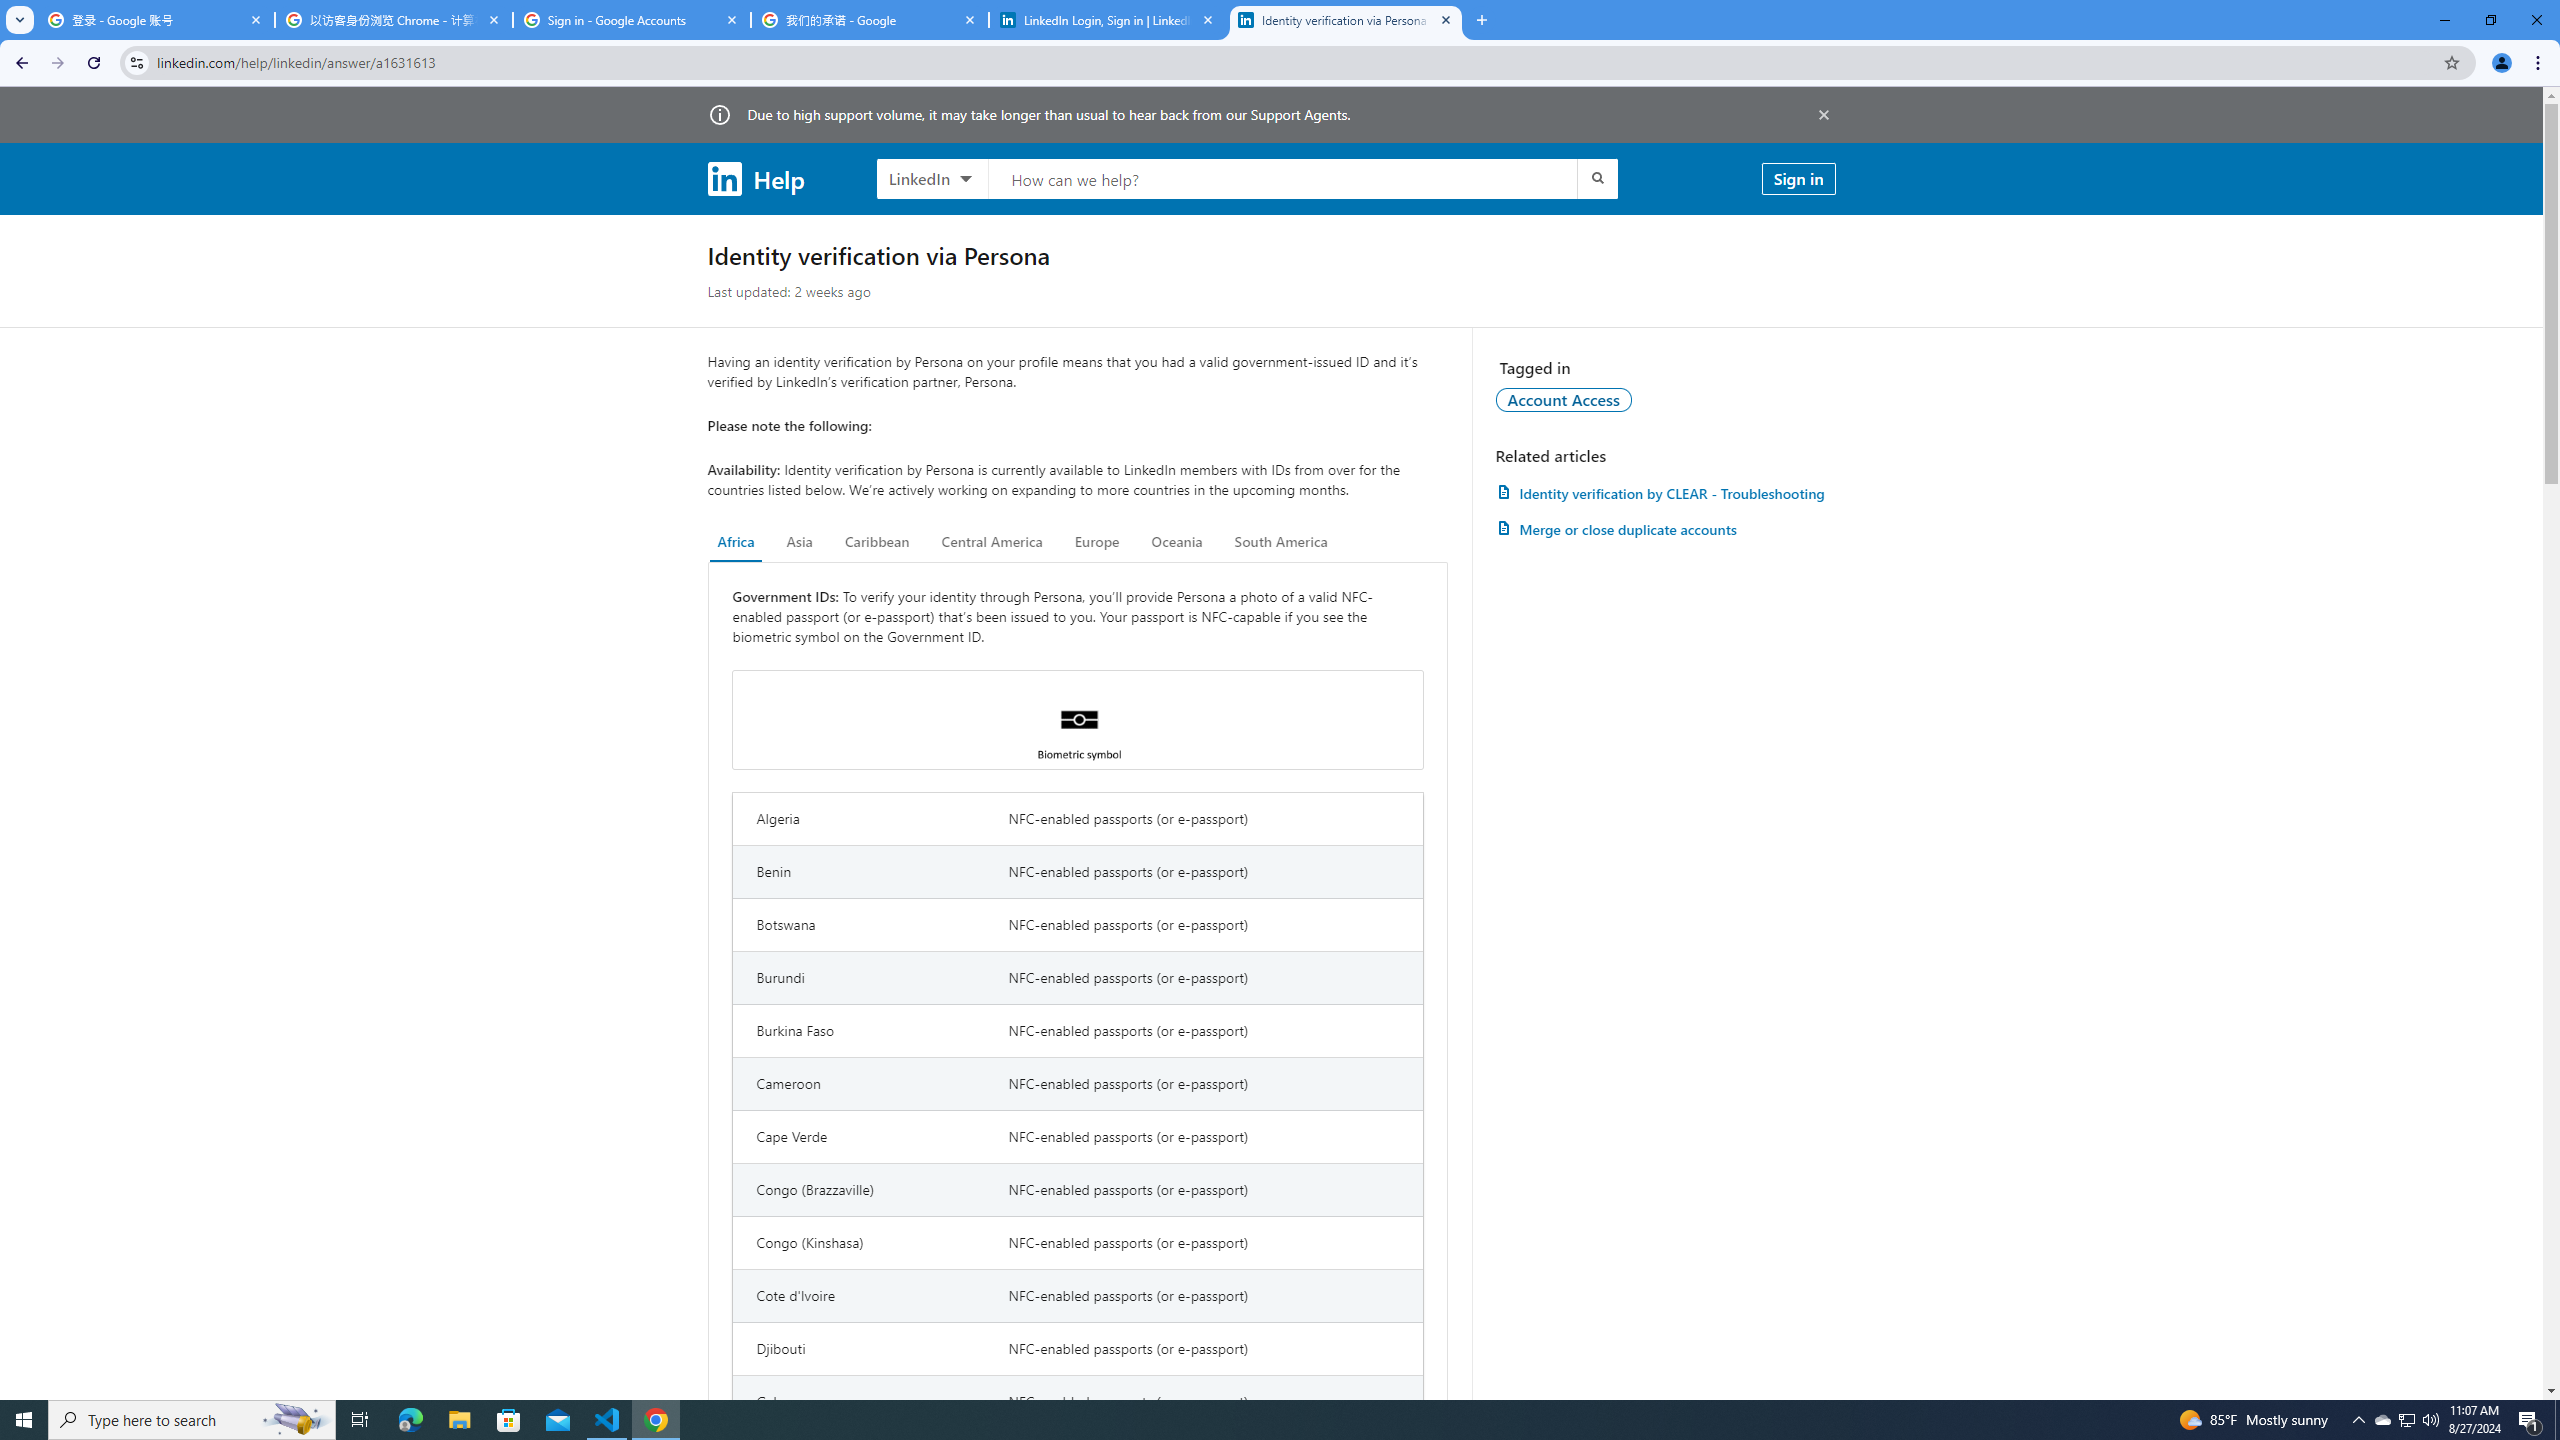 Image resolution: width=2560 pixels, height=1440 pixels. Describe the element at coordinates (991, 541) in the screenshot. I see `'Central America'` at that location.